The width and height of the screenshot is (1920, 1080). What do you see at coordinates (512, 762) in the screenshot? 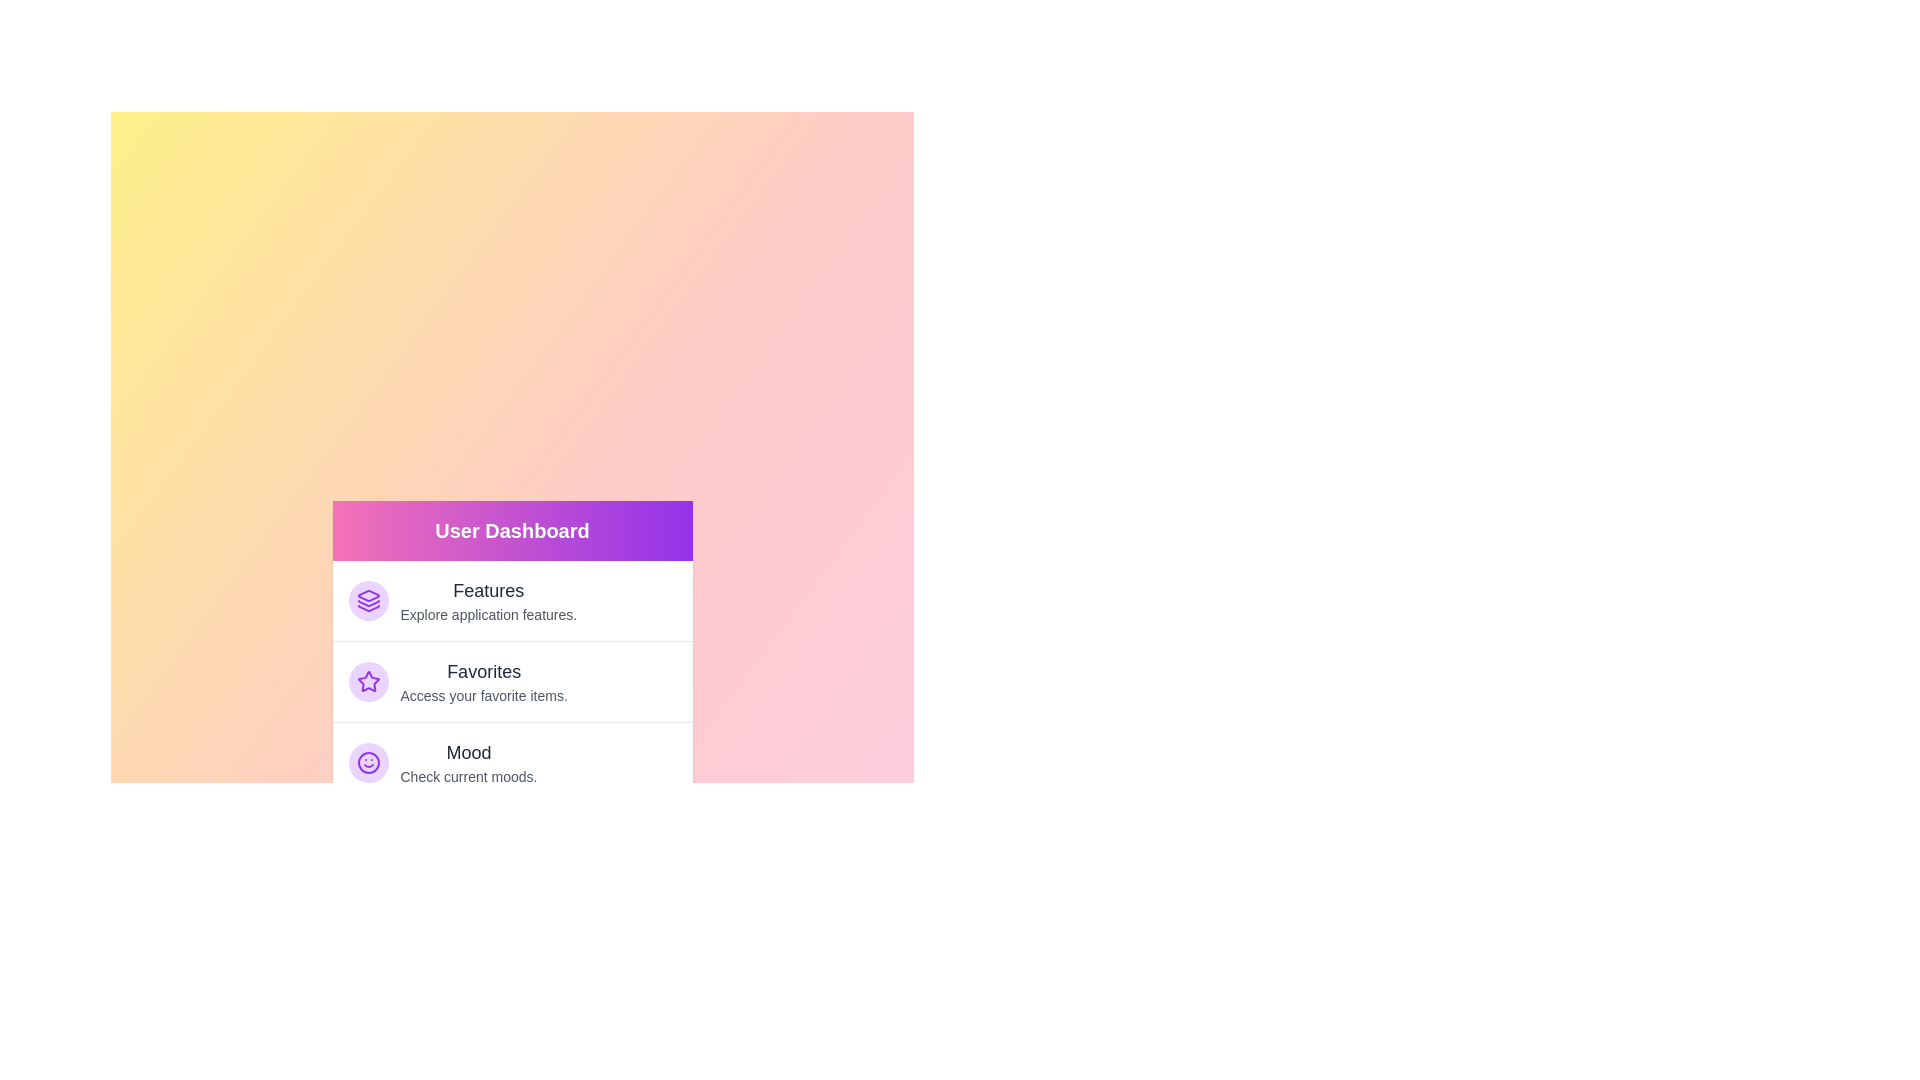
I see `the menu item labeled Mood to navigate to its associated feature` at bounding box center [512, 762].